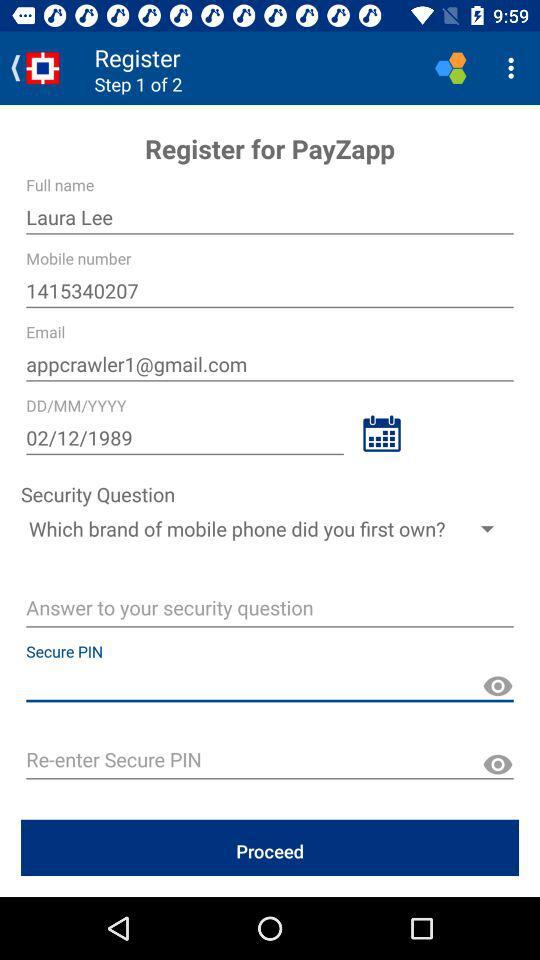 This screenshot has width=540, height=960. What do you see at coordinates (270, 761) in the screenshot?
I see `reenter pin` at bounding box center [270, 761].